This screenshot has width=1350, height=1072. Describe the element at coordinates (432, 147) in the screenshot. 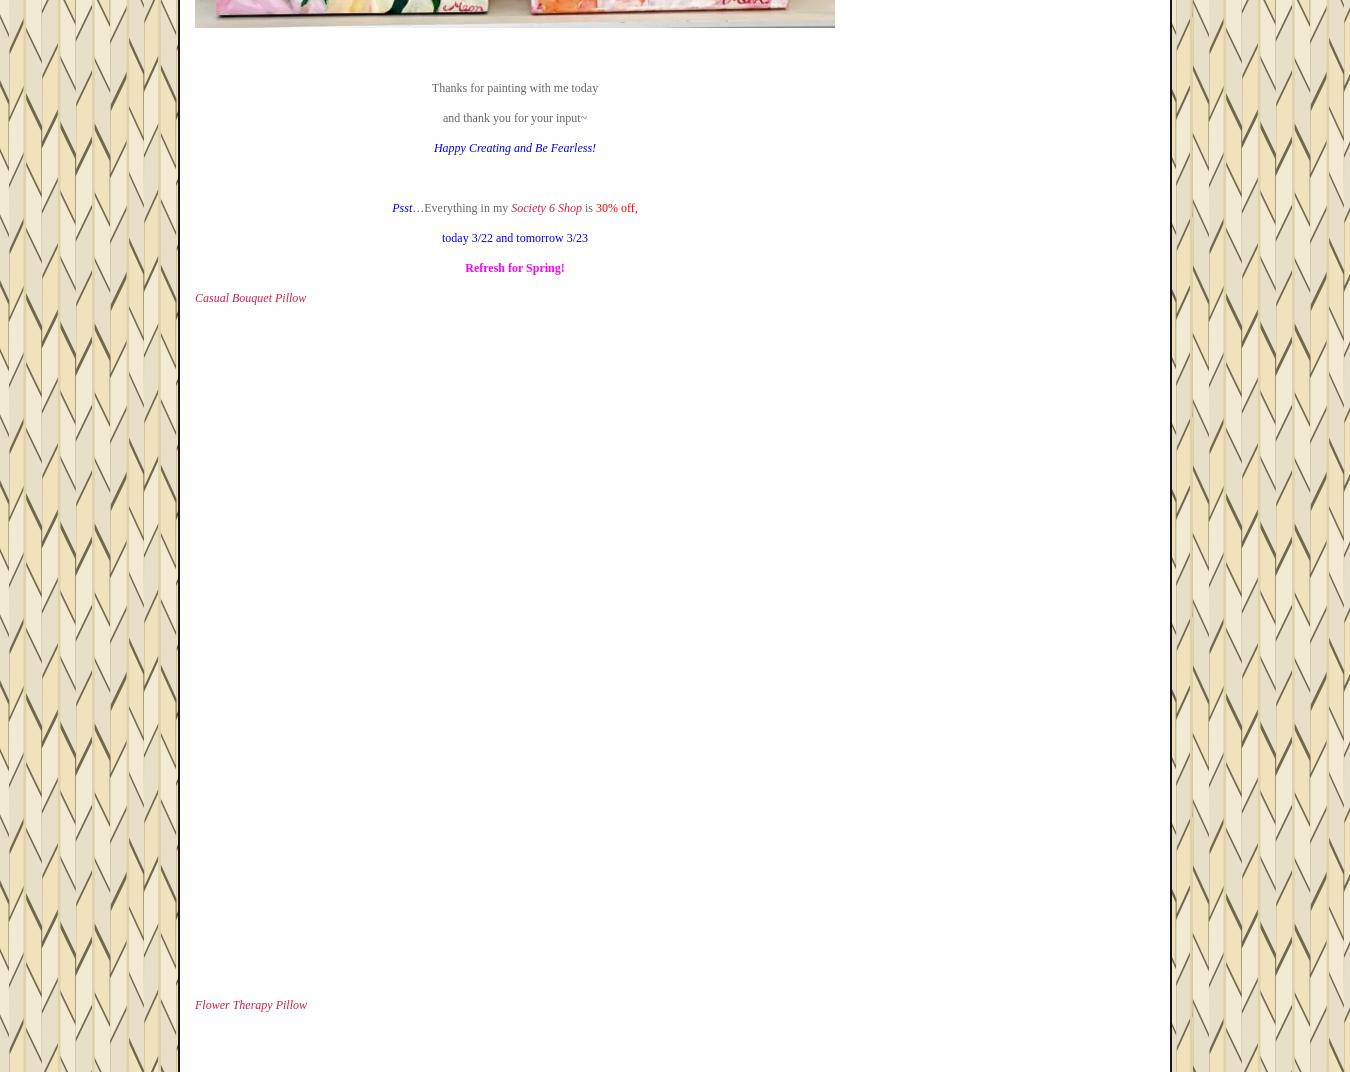

I see `'Happy Creating and Be Fearless!'` at that location.